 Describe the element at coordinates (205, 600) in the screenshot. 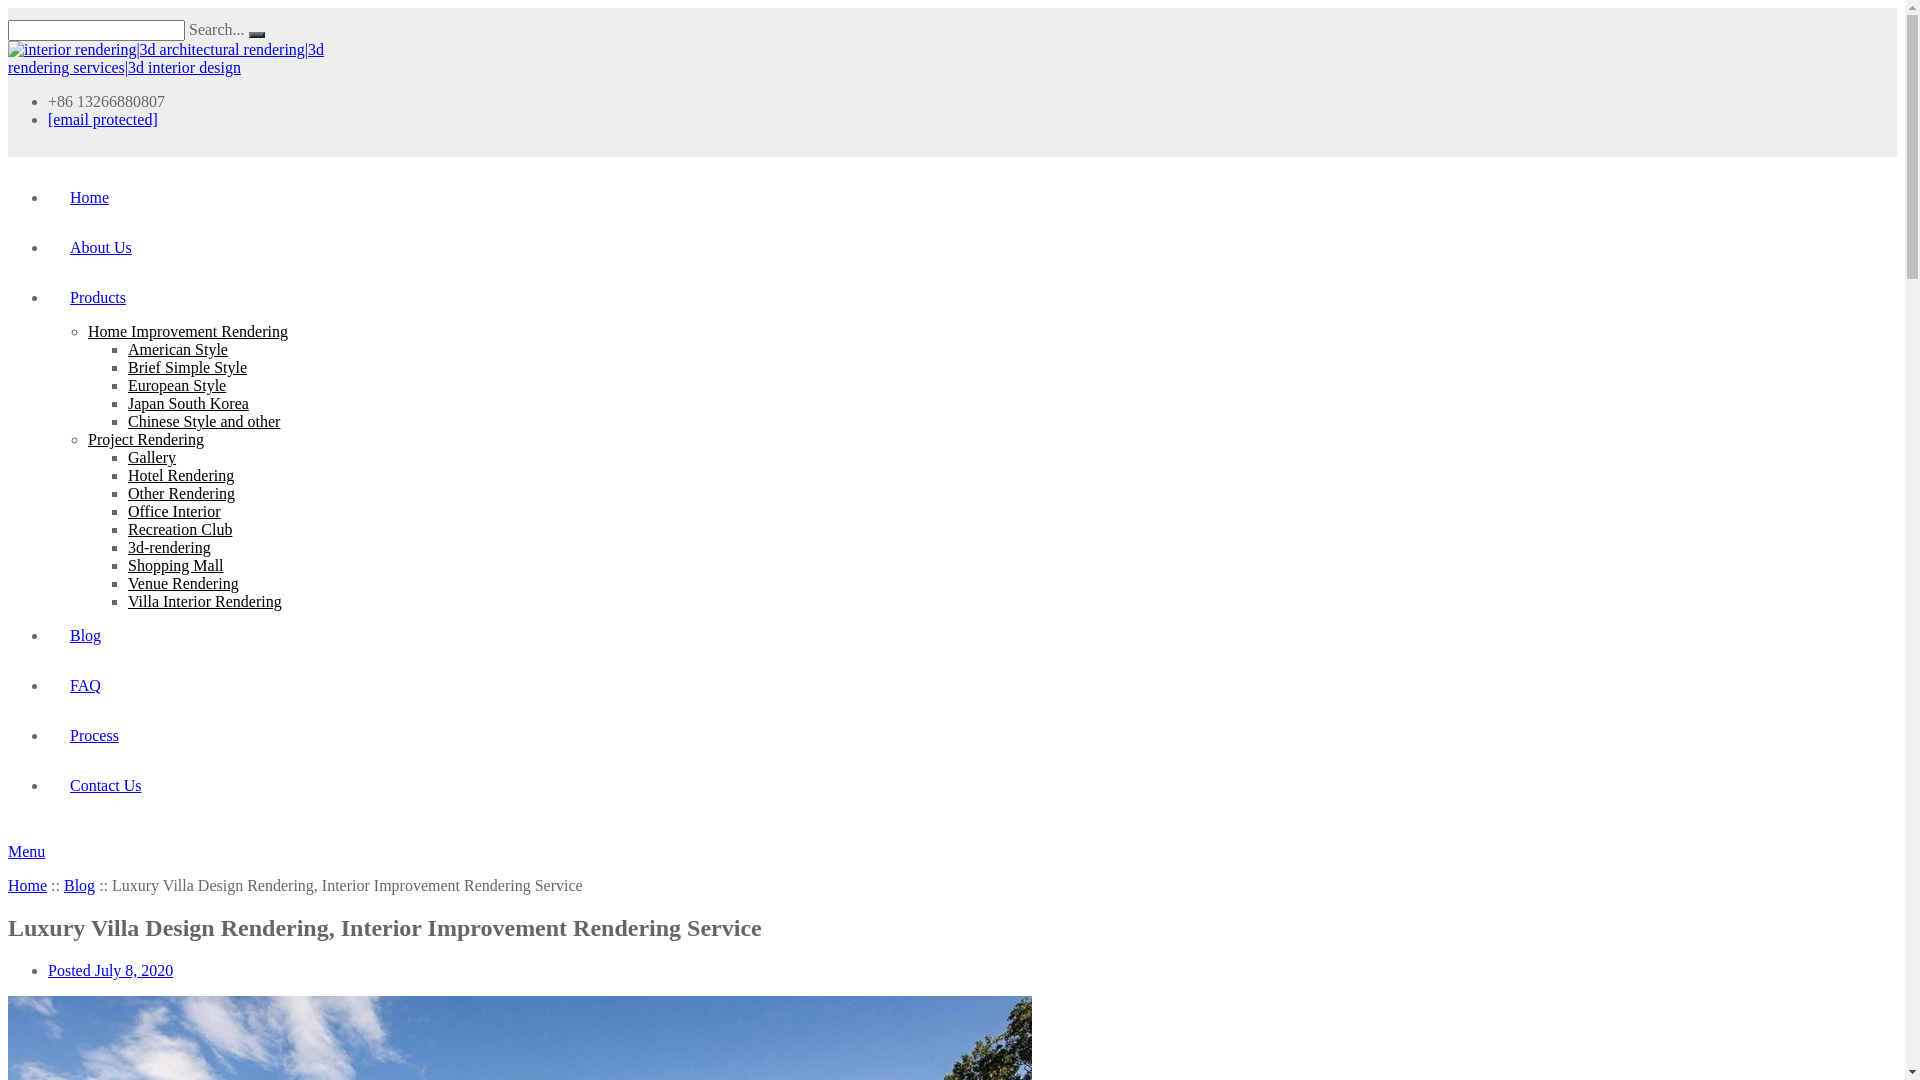

I see `'Villa Interior Rendering'` at that location.